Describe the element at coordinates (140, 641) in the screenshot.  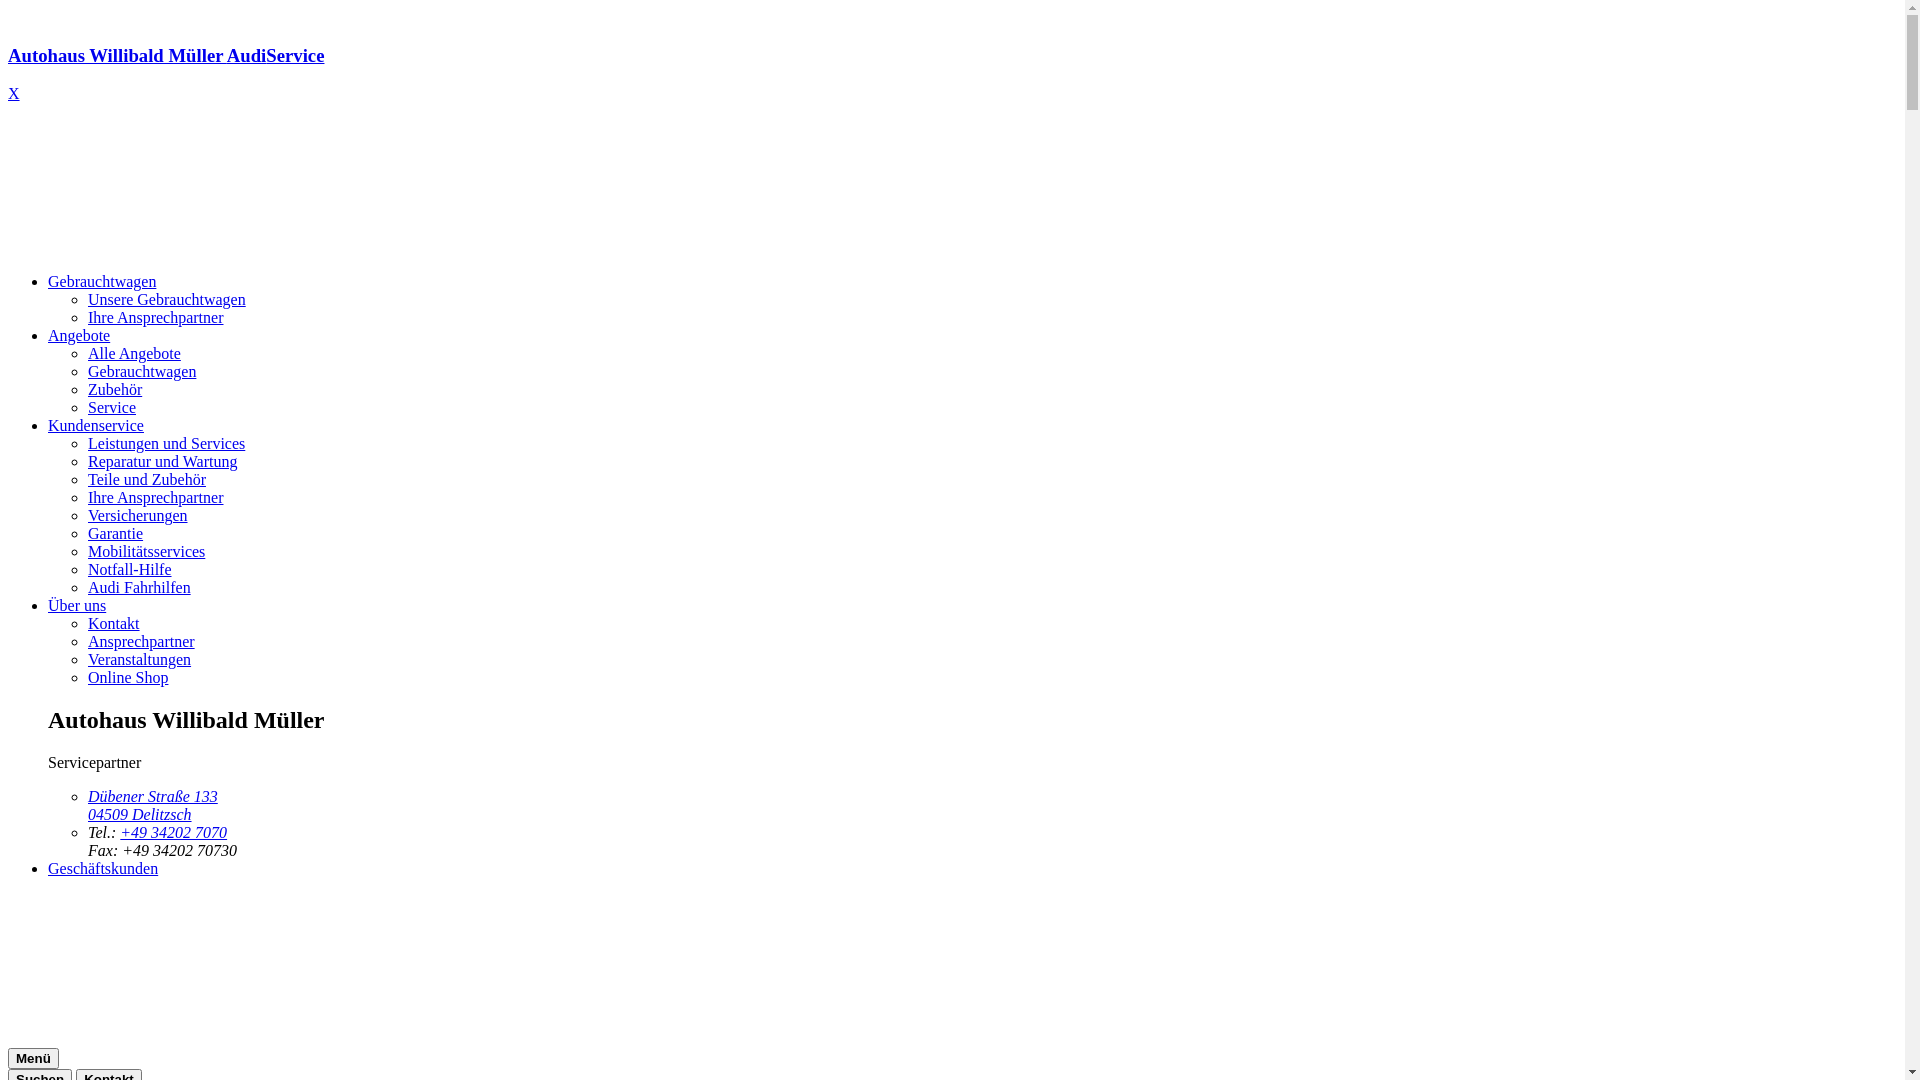
I see `'Ansprechpartner'` at that location.